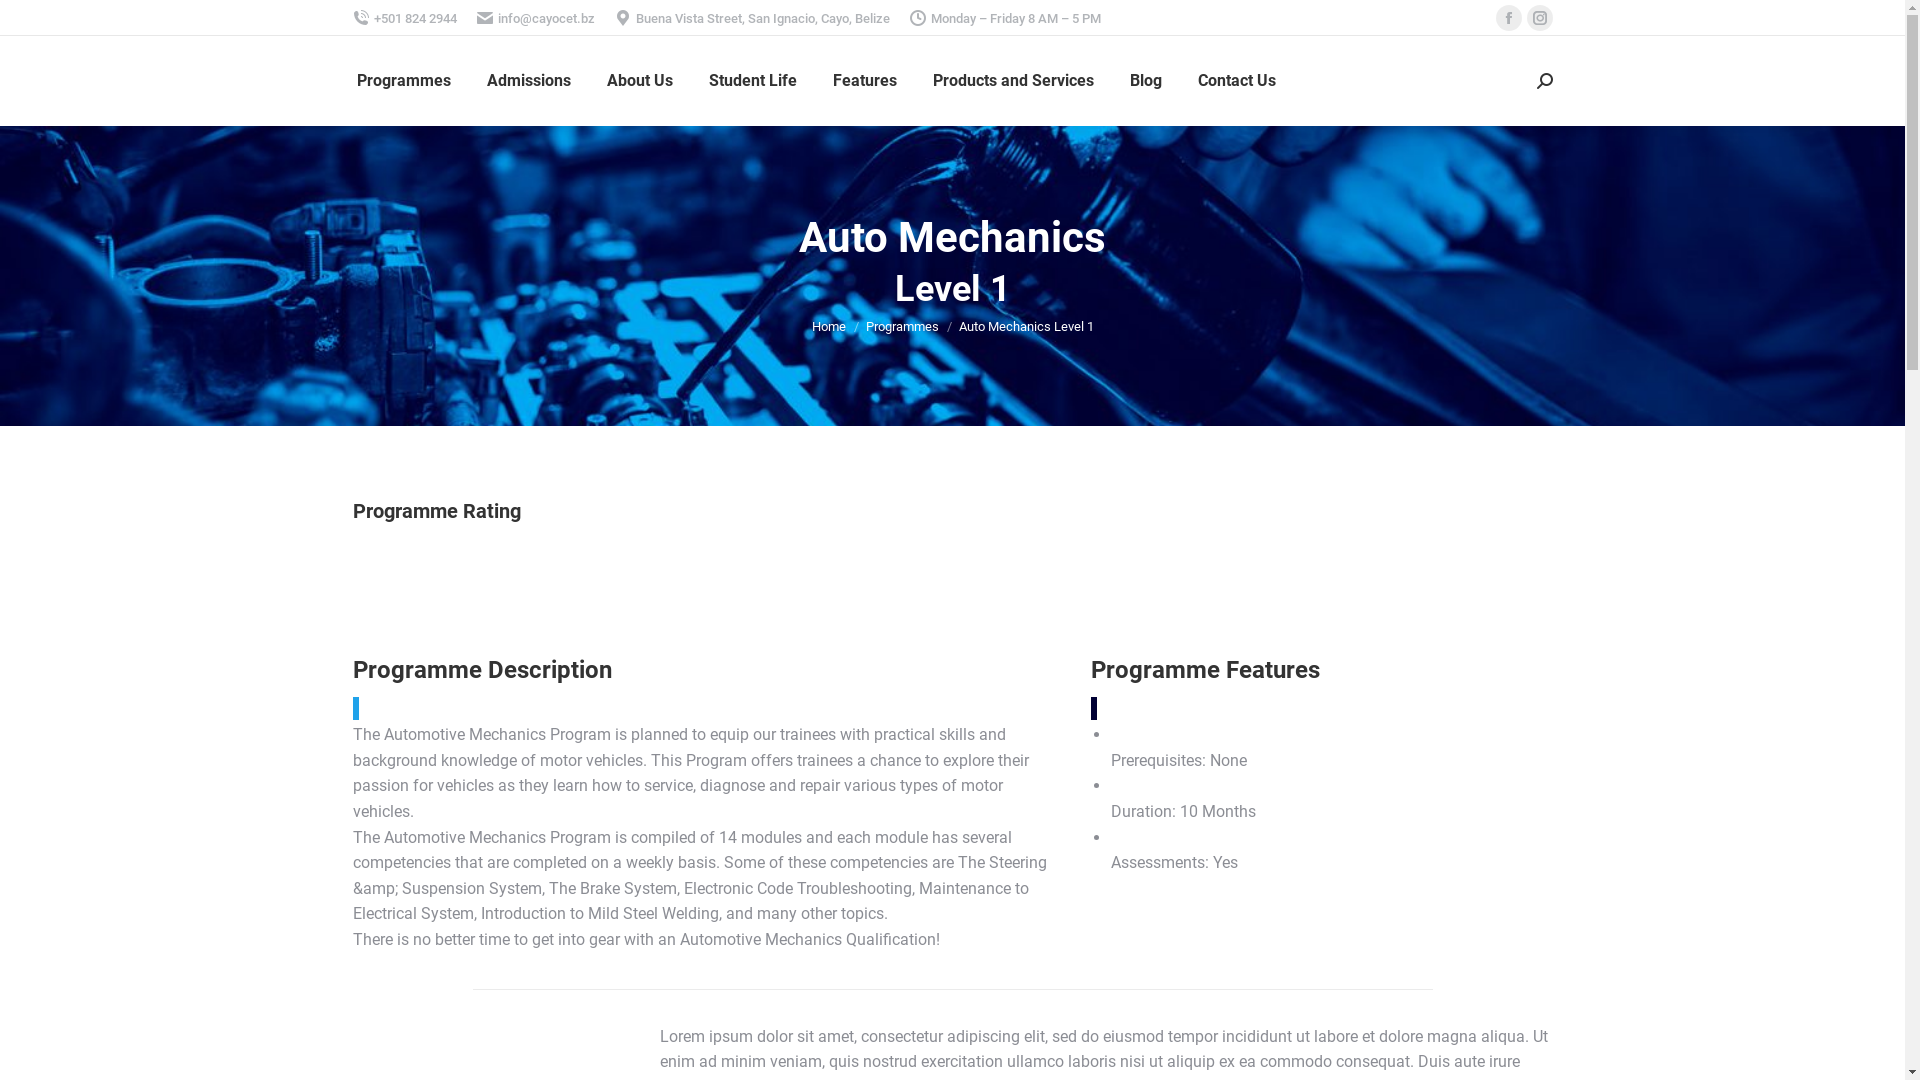 The image size is (1920, 1080). I want to click on 'Go!', so click(28, 19).